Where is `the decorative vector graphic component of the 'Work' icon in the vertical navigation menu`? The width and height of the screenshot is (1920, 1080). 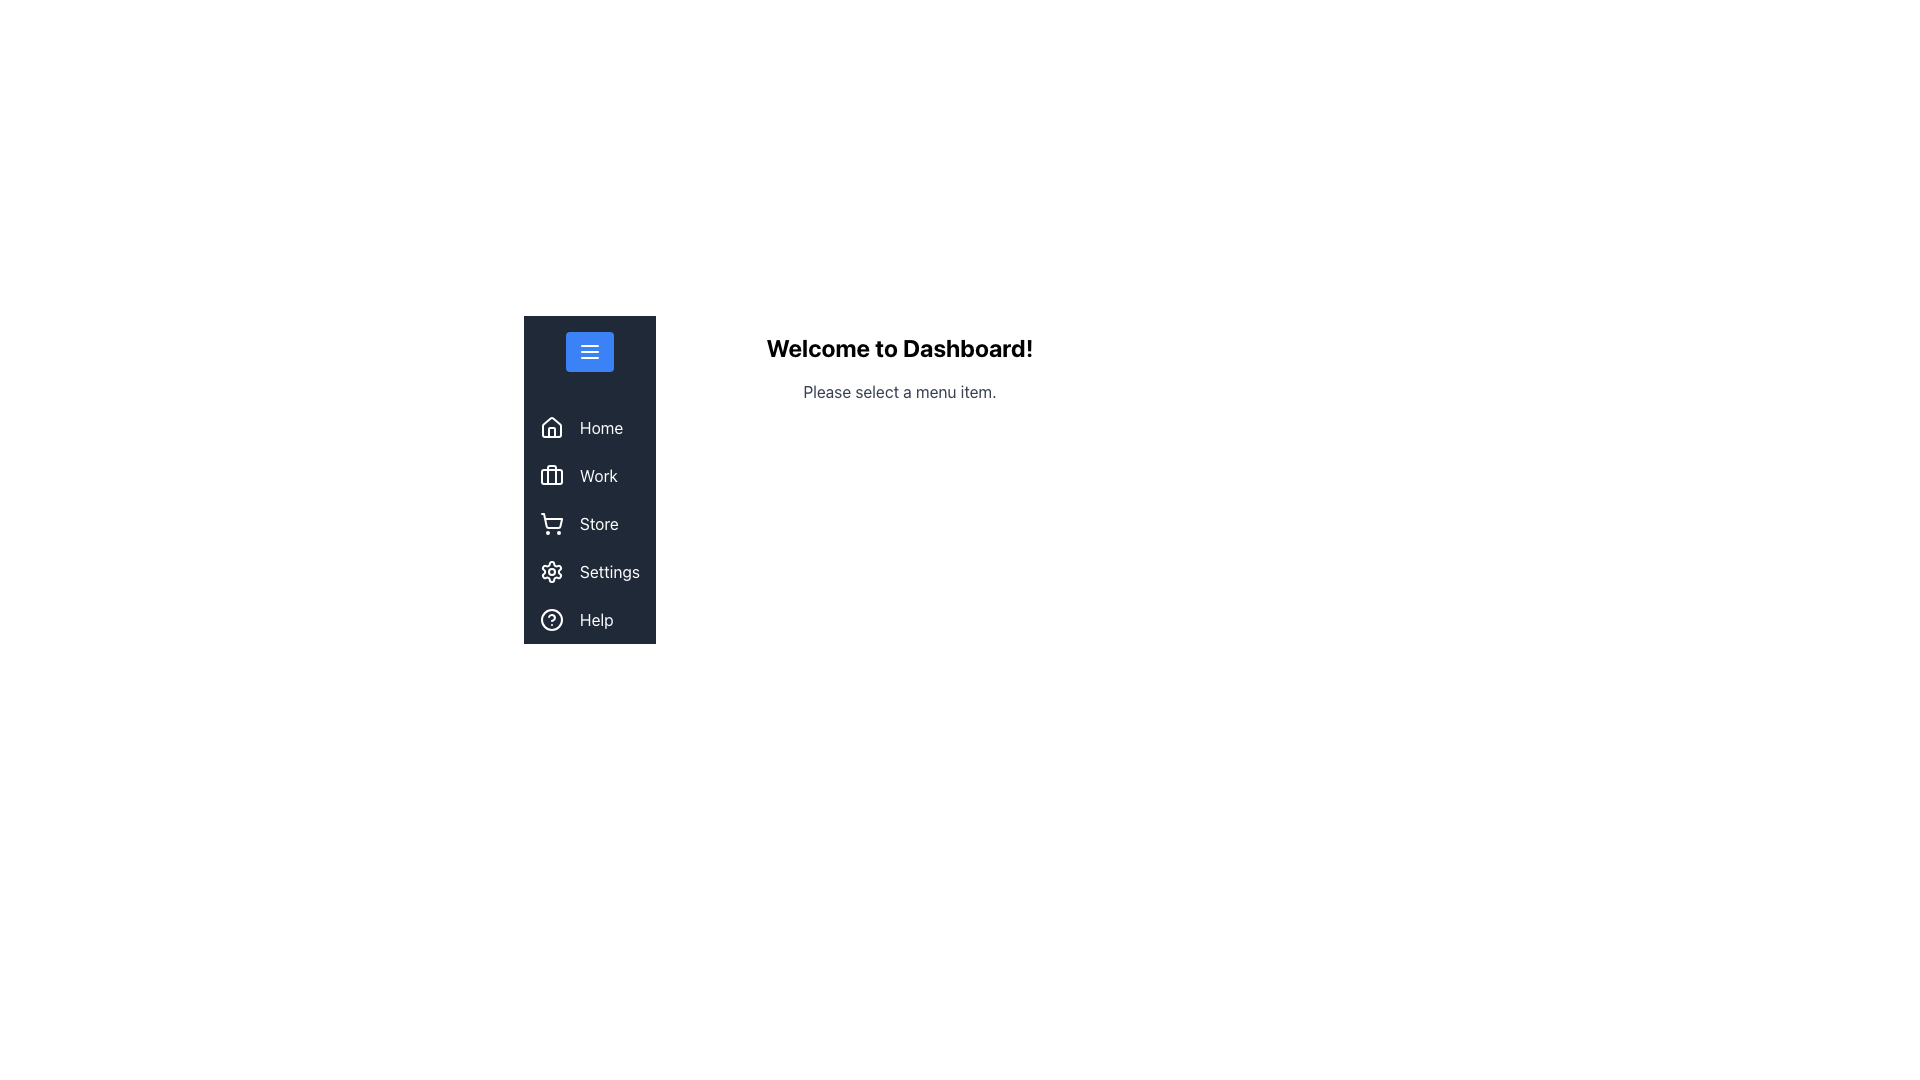
the decorative vector graphic component of the 'Work' icon in the vertical navigation menu is located at coordinates (552, 474).